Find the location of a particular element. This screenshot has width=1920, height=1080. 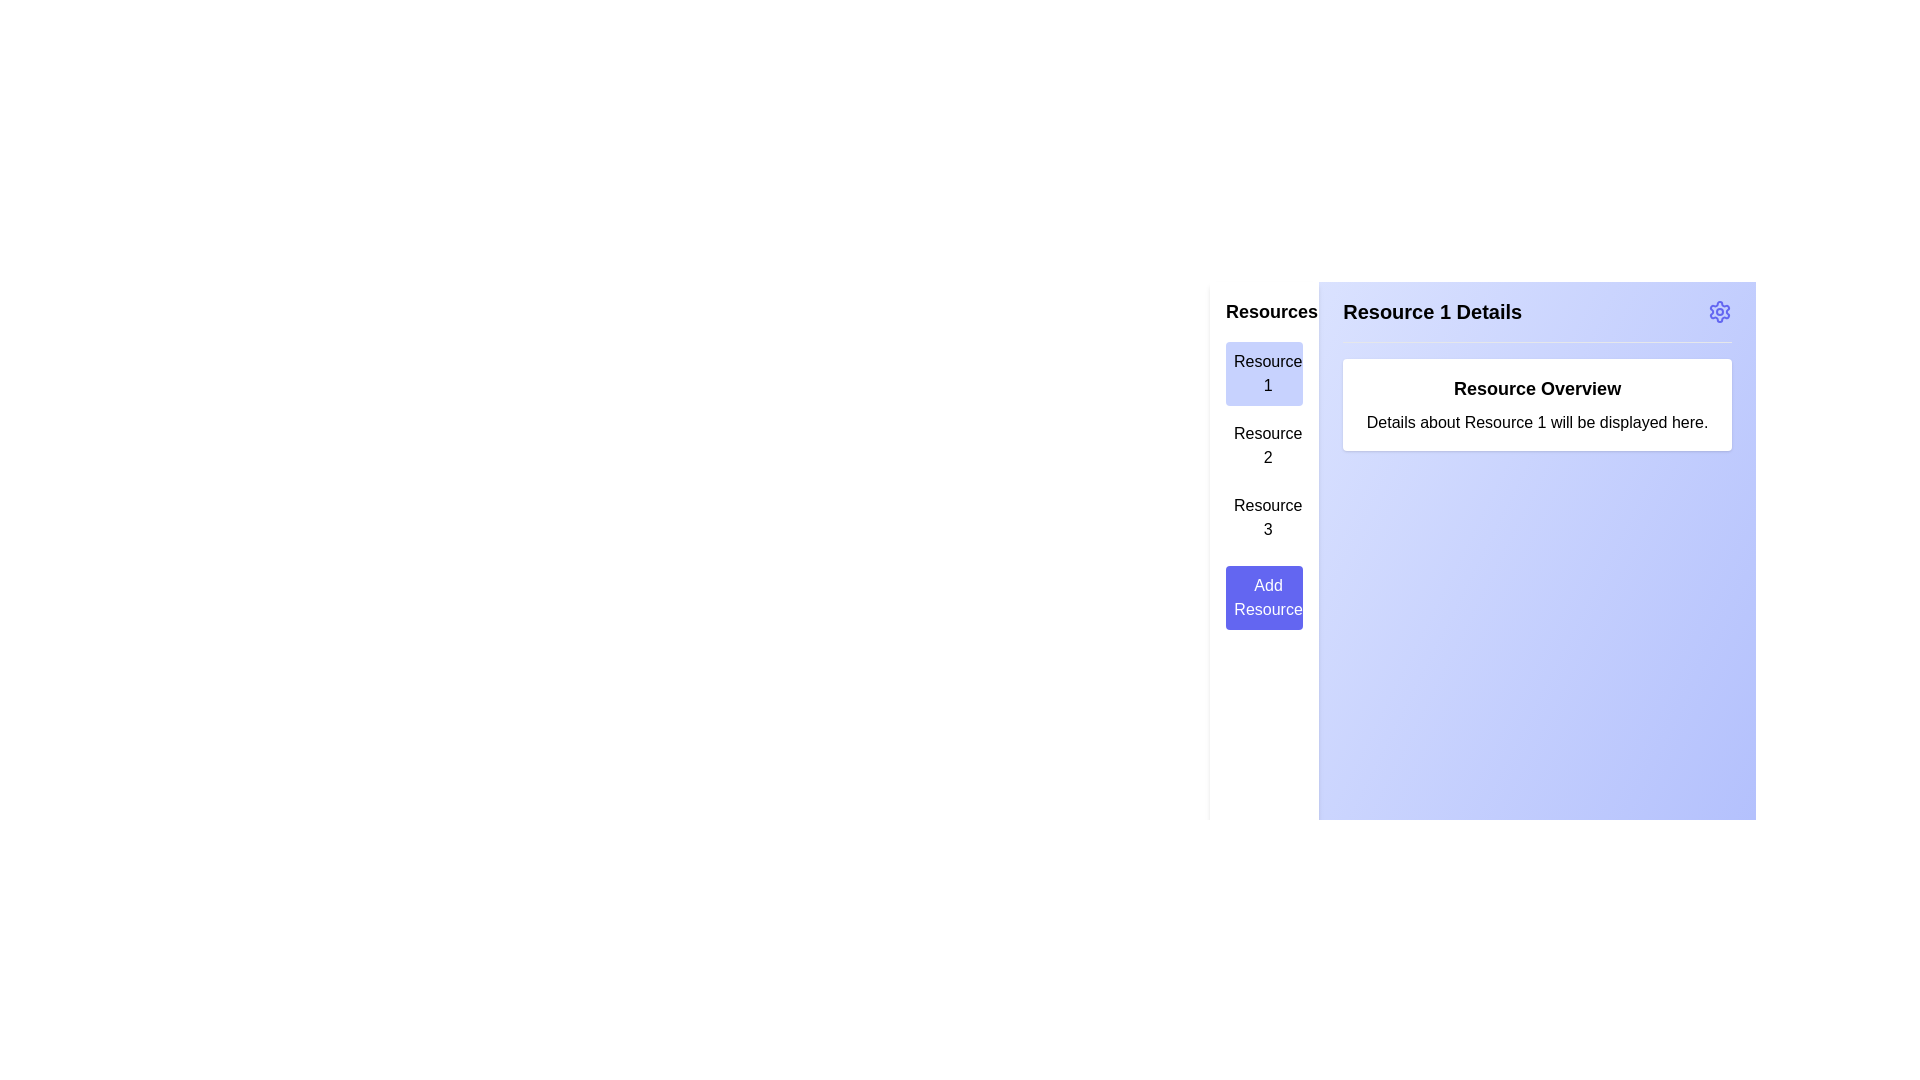

the 'Settings' icon in the top-right corner of the main content area is located at coordinates (1718, 312).